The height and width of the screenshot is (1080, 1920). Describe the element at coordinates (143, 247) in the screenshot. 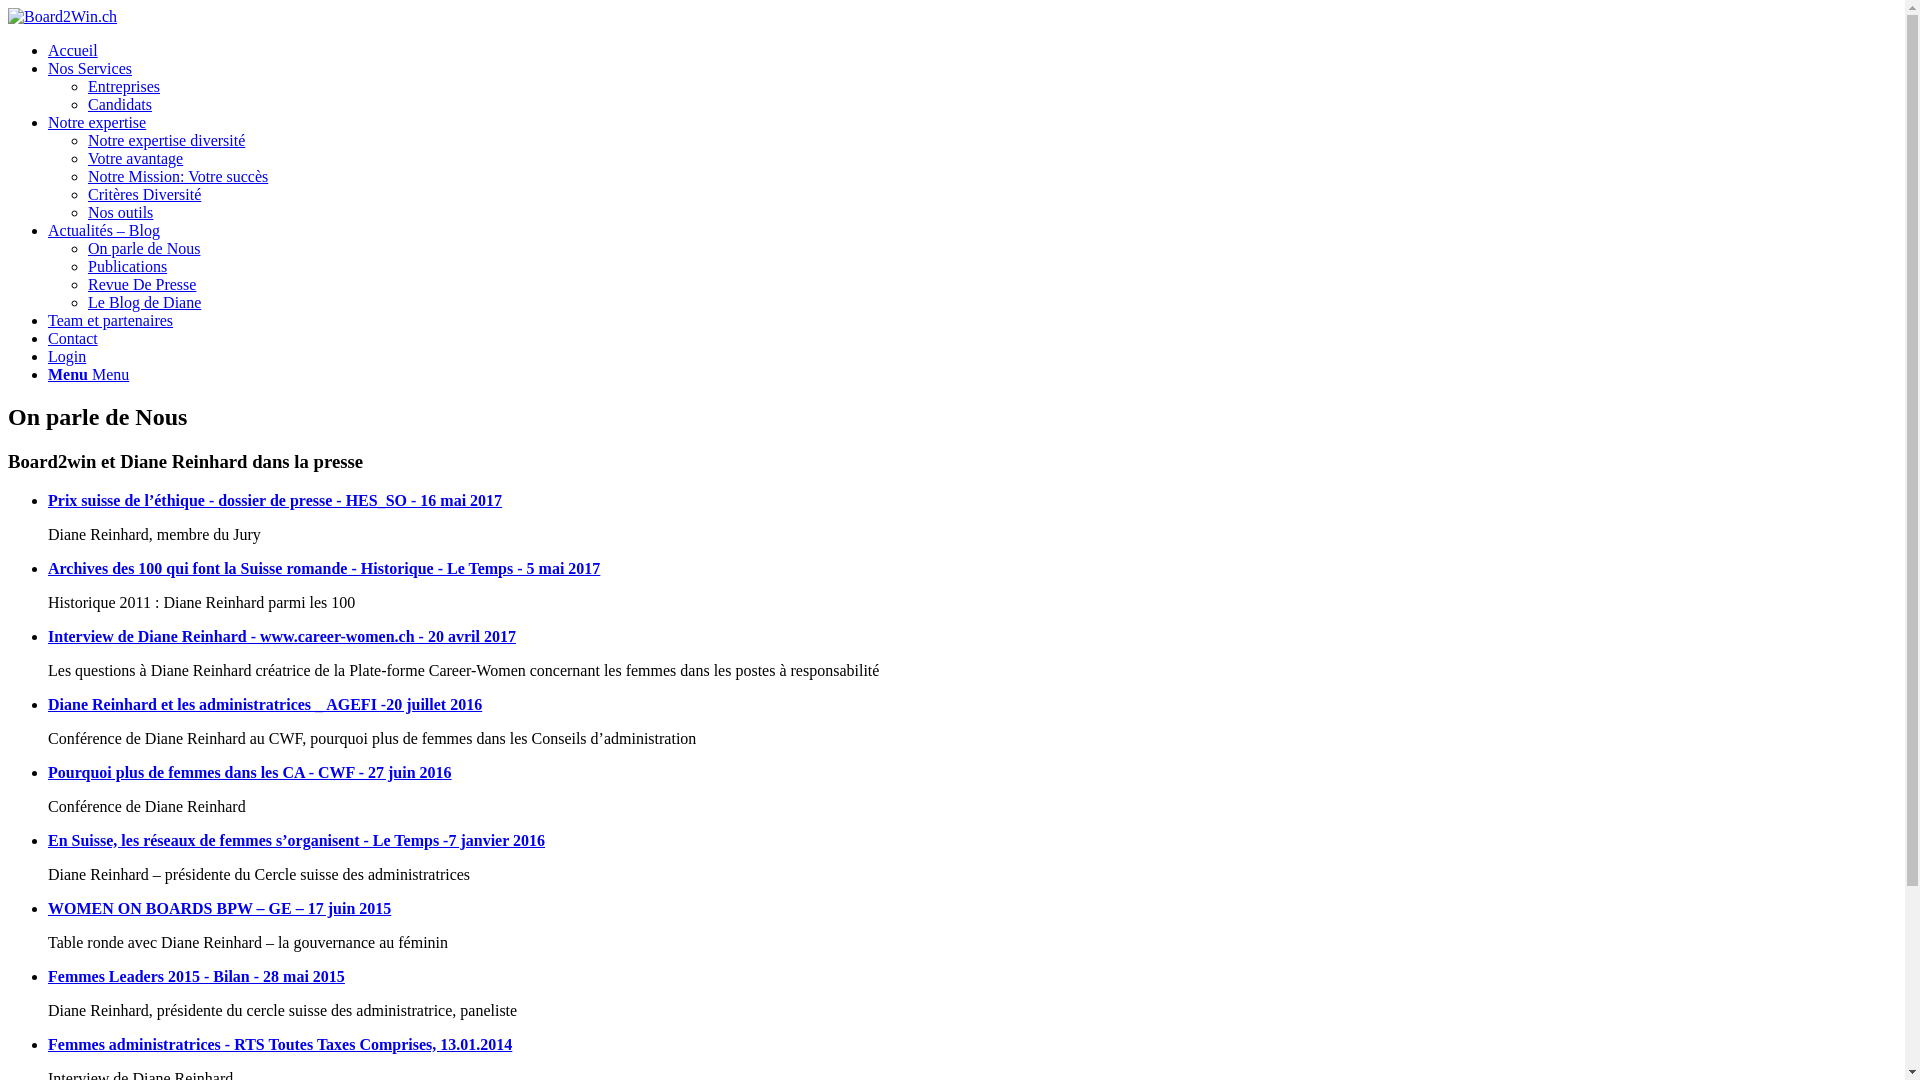

I see `'On parle de Nous'` at that location.